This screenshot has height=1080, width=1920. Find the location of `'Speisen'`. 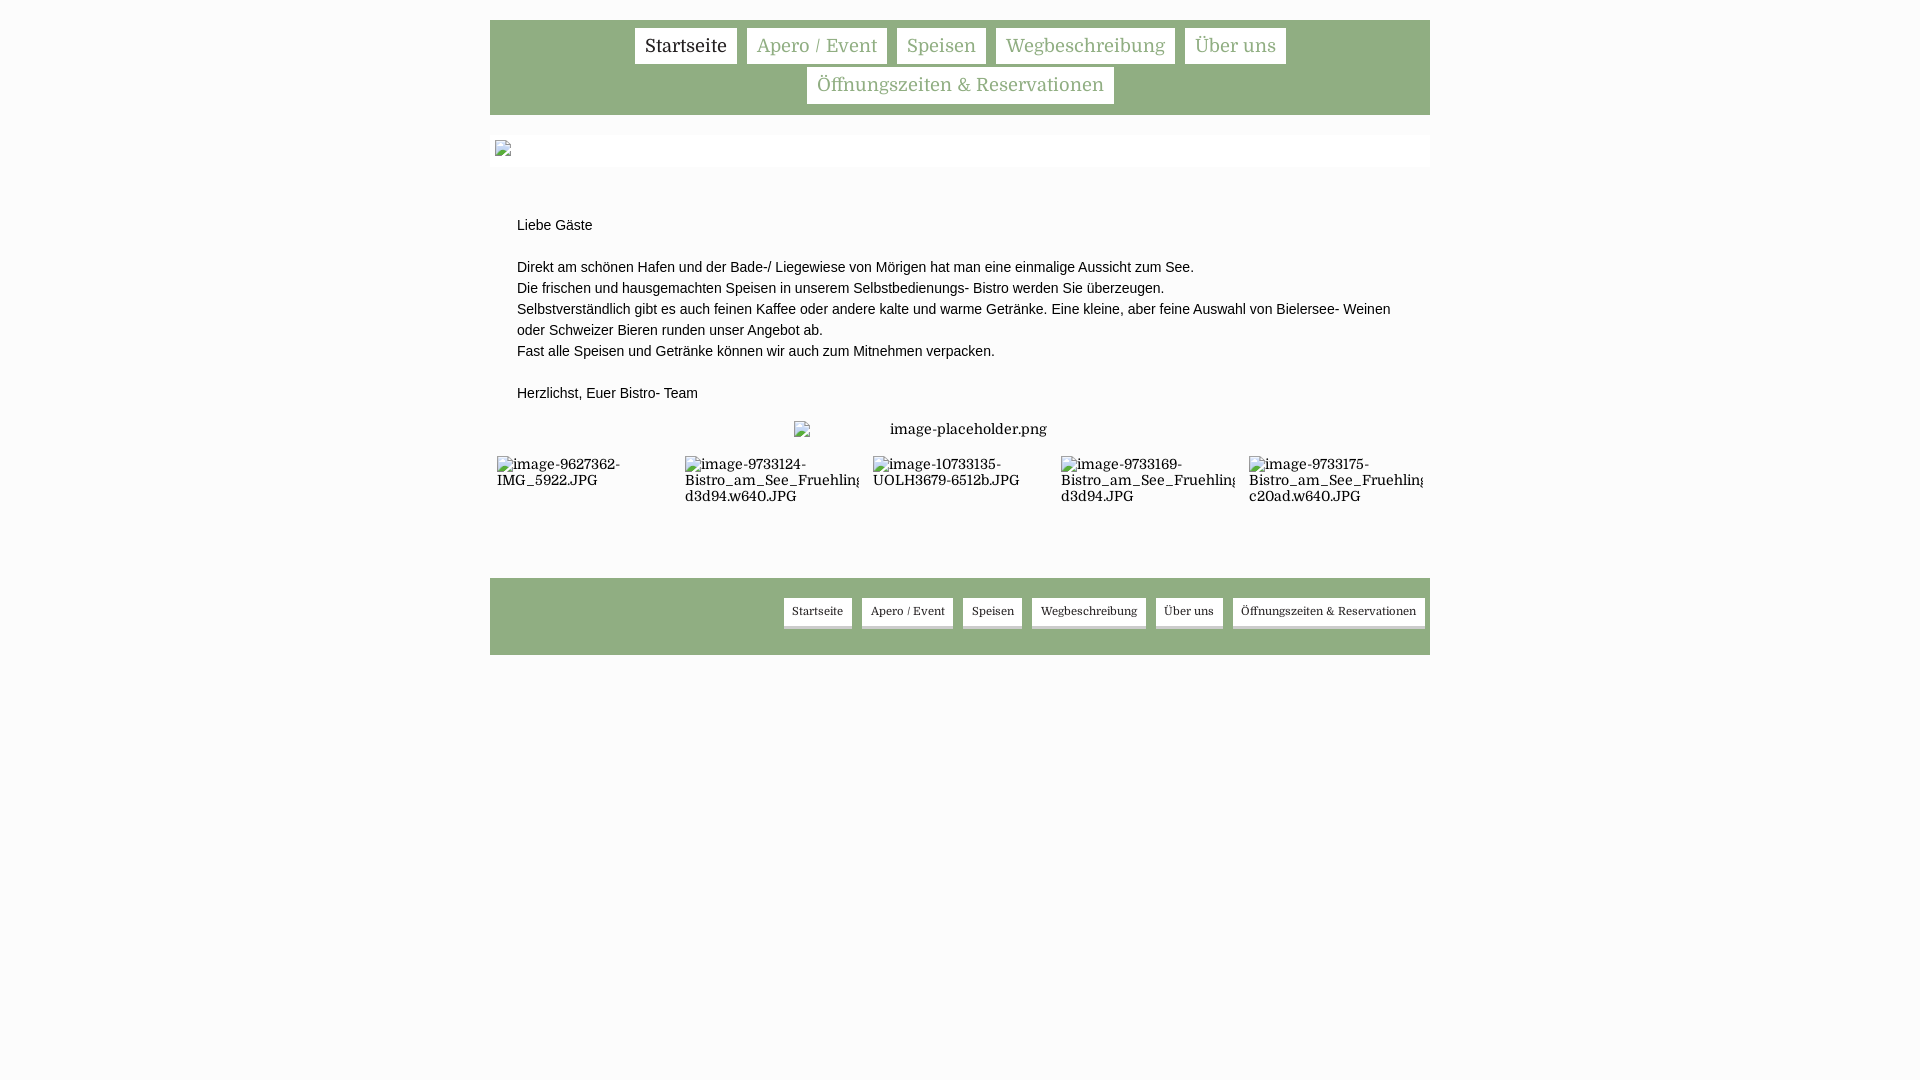

'Speisen' is located at coordinates (993, 610).